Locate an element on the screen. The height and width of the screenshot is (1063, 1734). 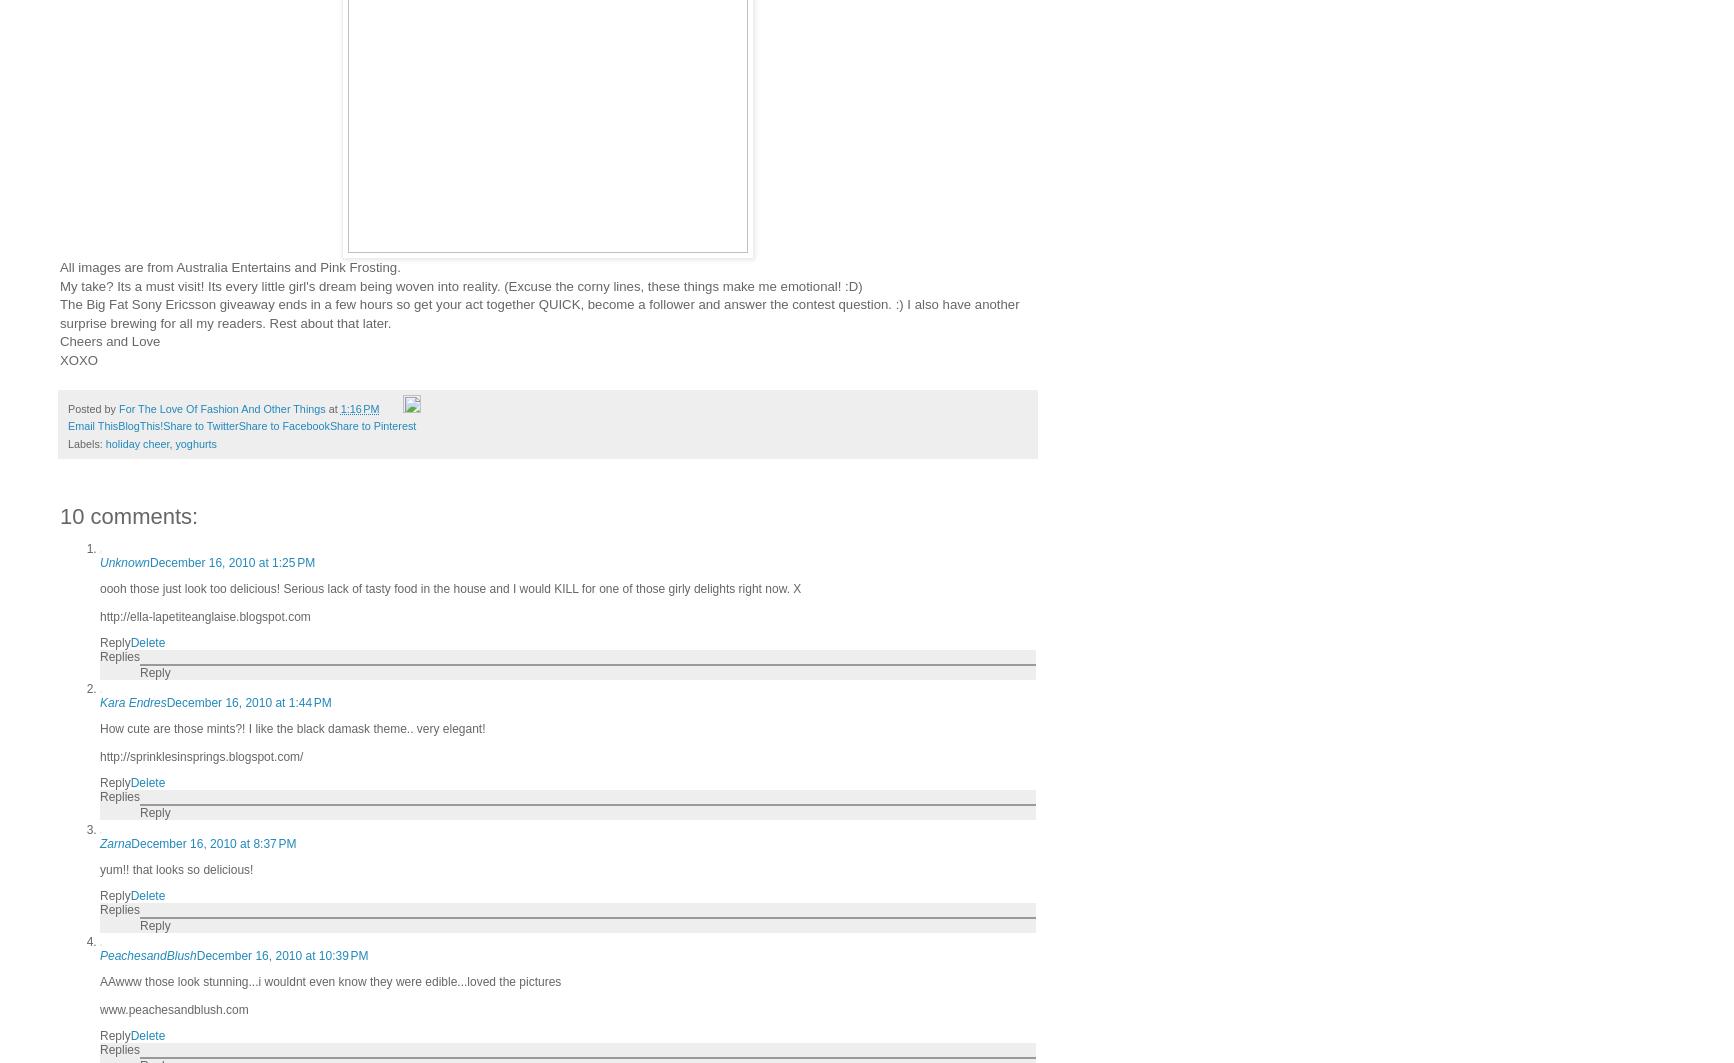
'Labels:' is located at coordinates (86, 442).